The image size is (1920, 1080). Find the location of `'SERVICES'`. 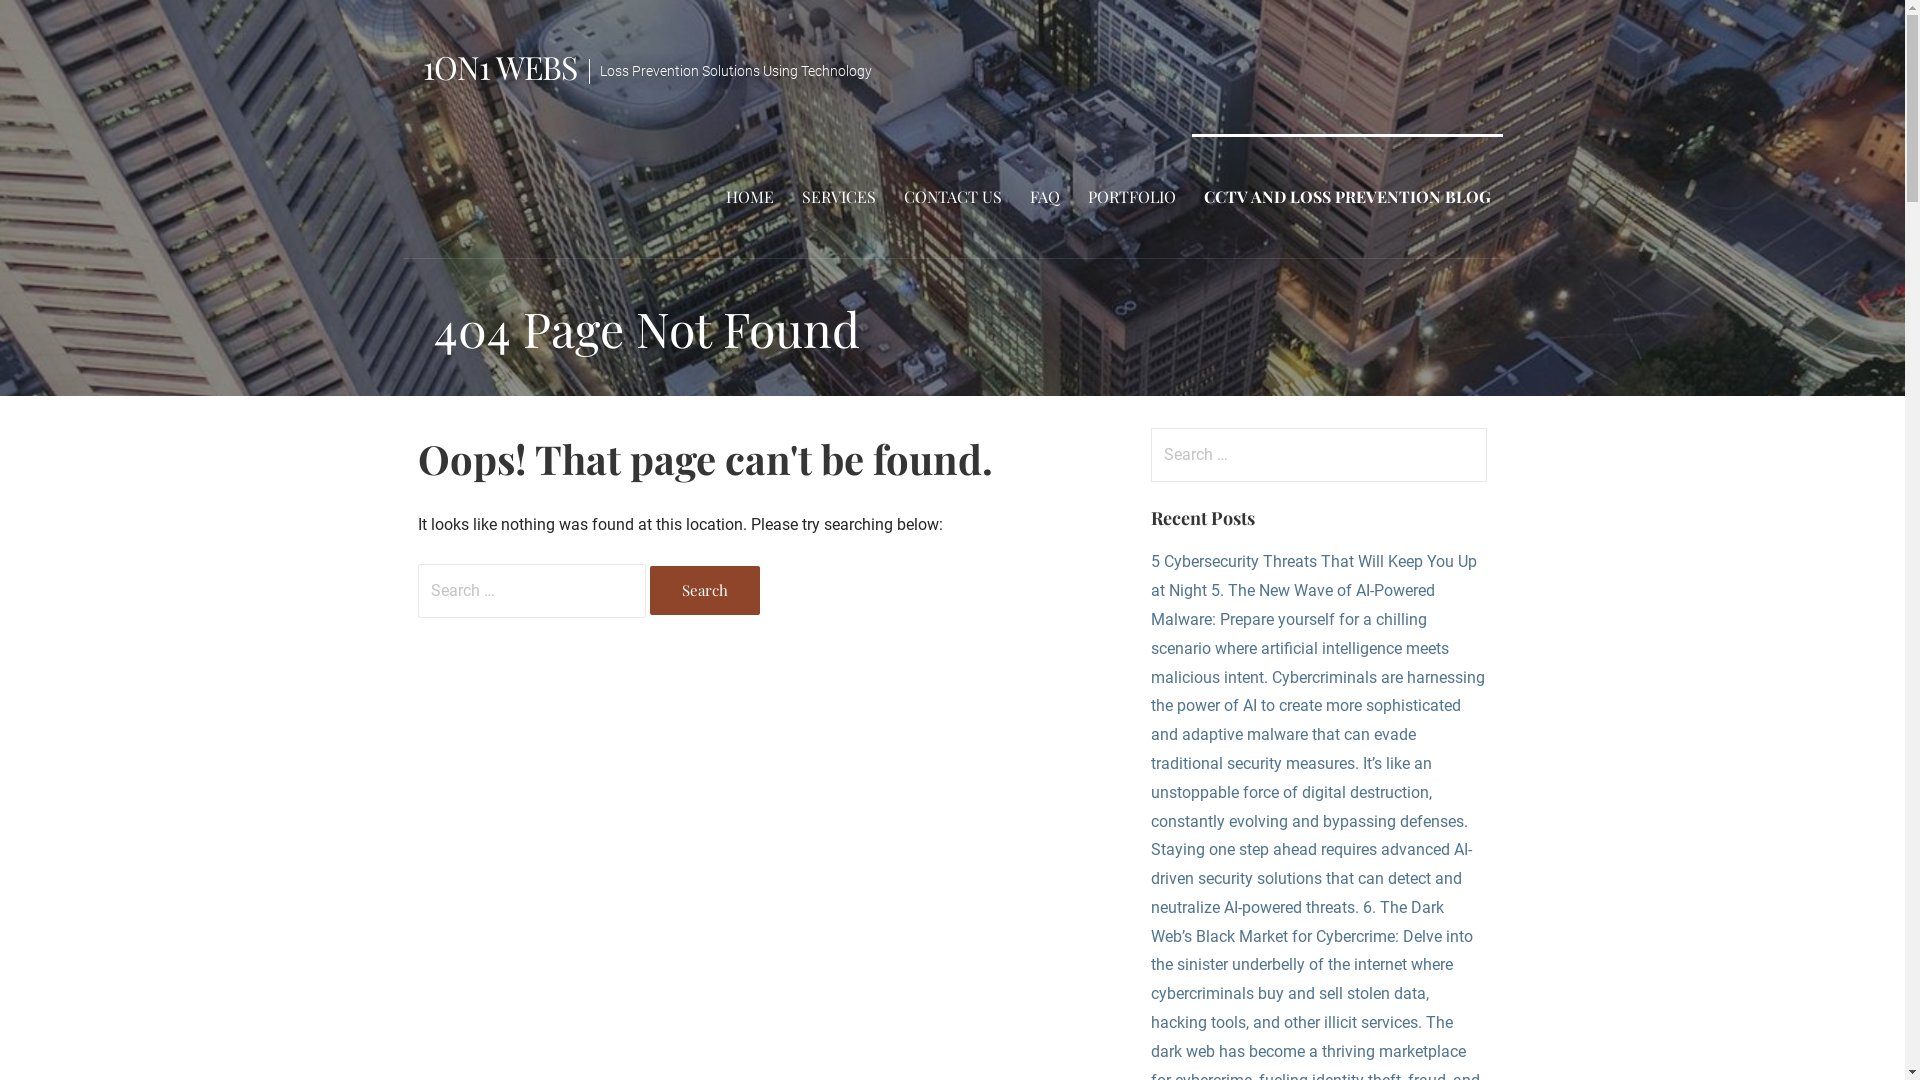

'SERVICES' is located at coordinates (839, 196).